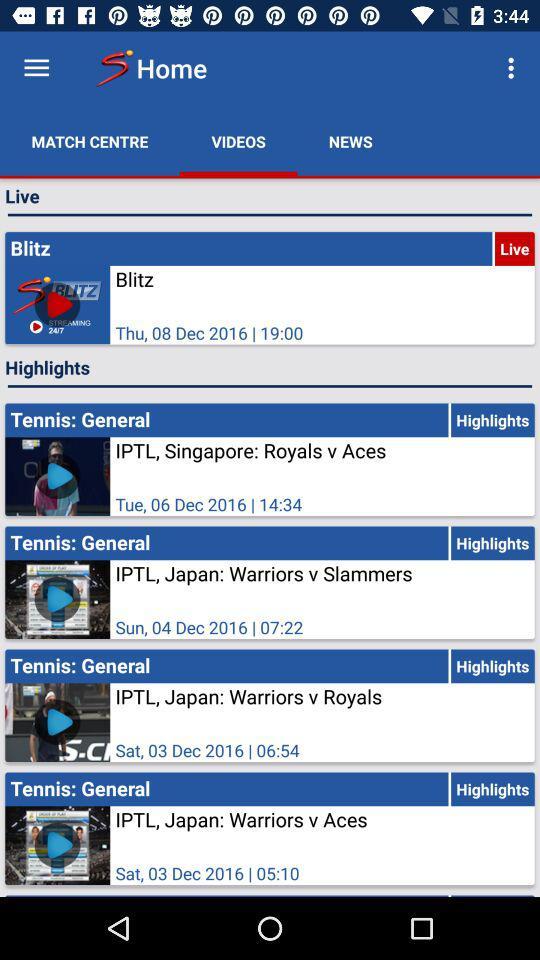  Describe the element at coordinates (238, 140) in the screenshot. I see `app to the left of news` at that location.